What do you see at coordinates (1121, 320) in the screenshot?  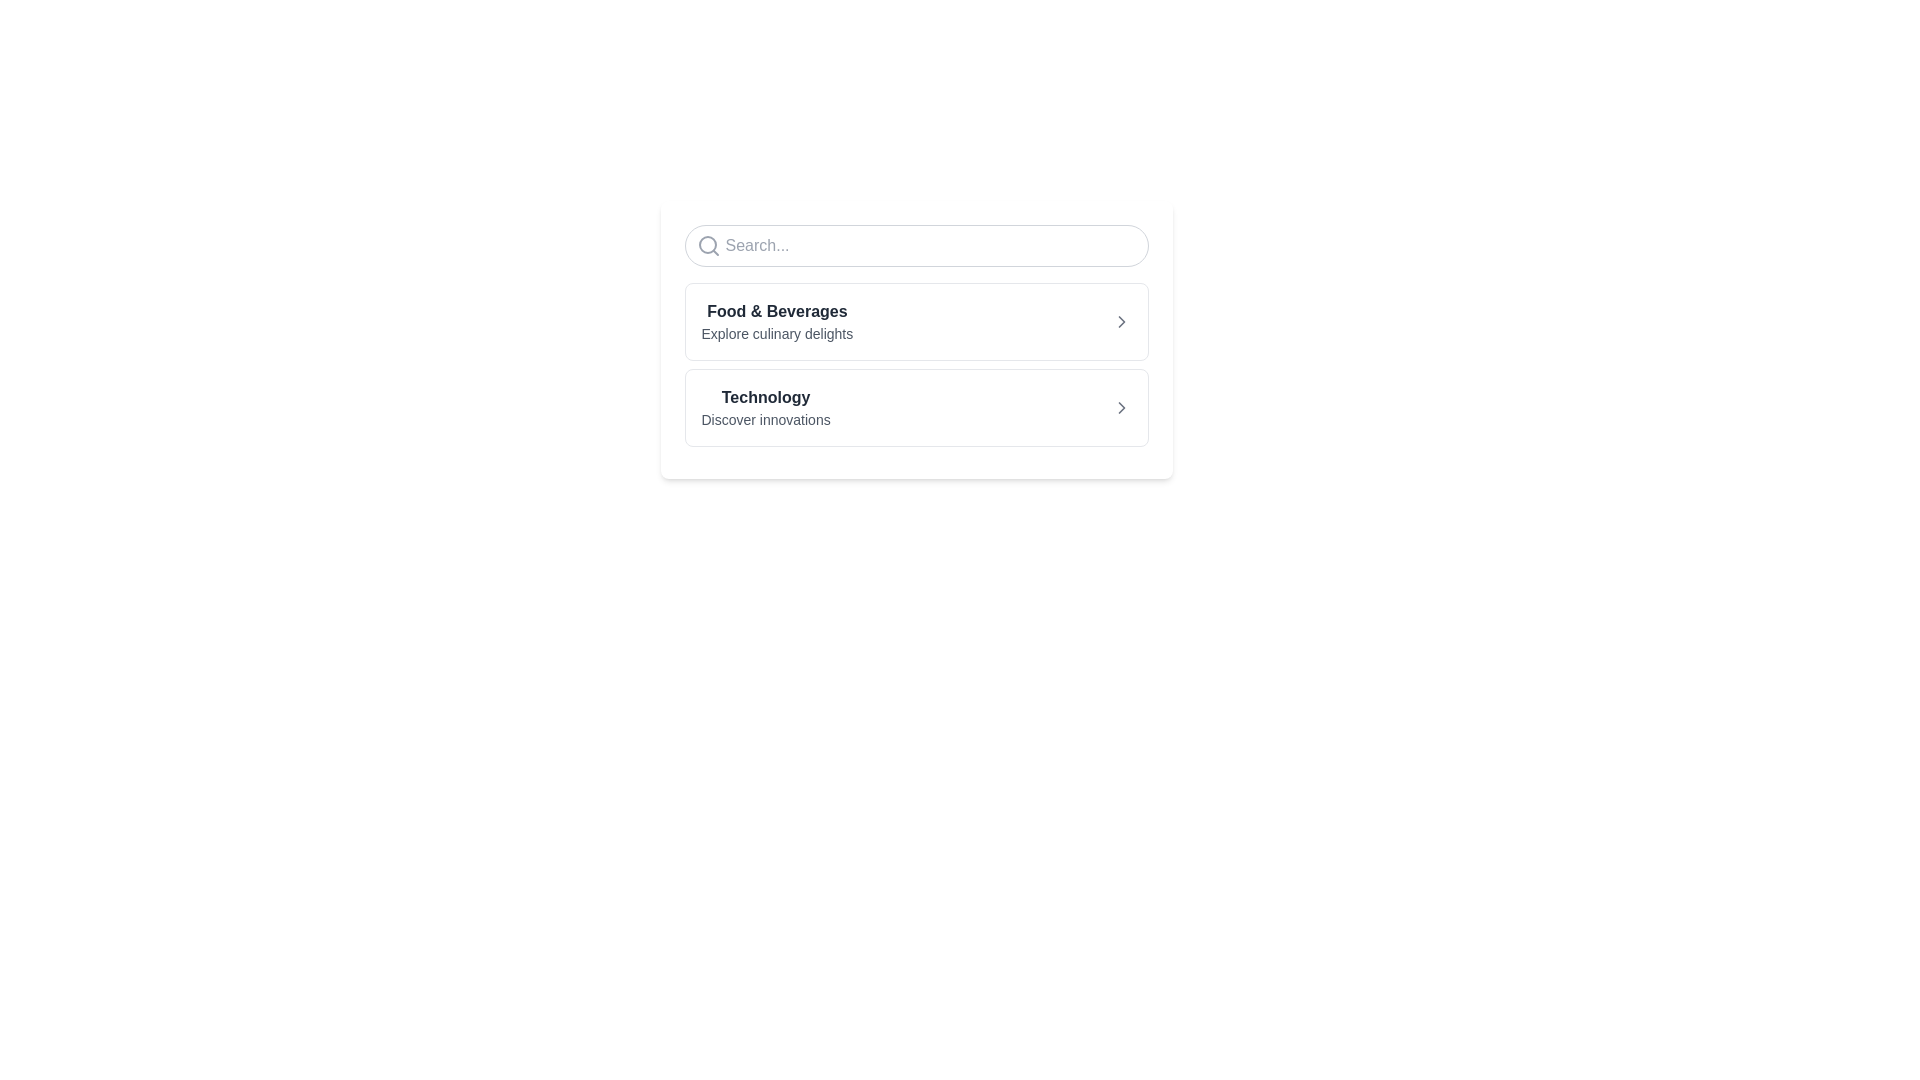 I see `the right-facing chevron arrow icon located to the far right of the 'Food & Beverages' list item` at bounding box center [1121, 320].